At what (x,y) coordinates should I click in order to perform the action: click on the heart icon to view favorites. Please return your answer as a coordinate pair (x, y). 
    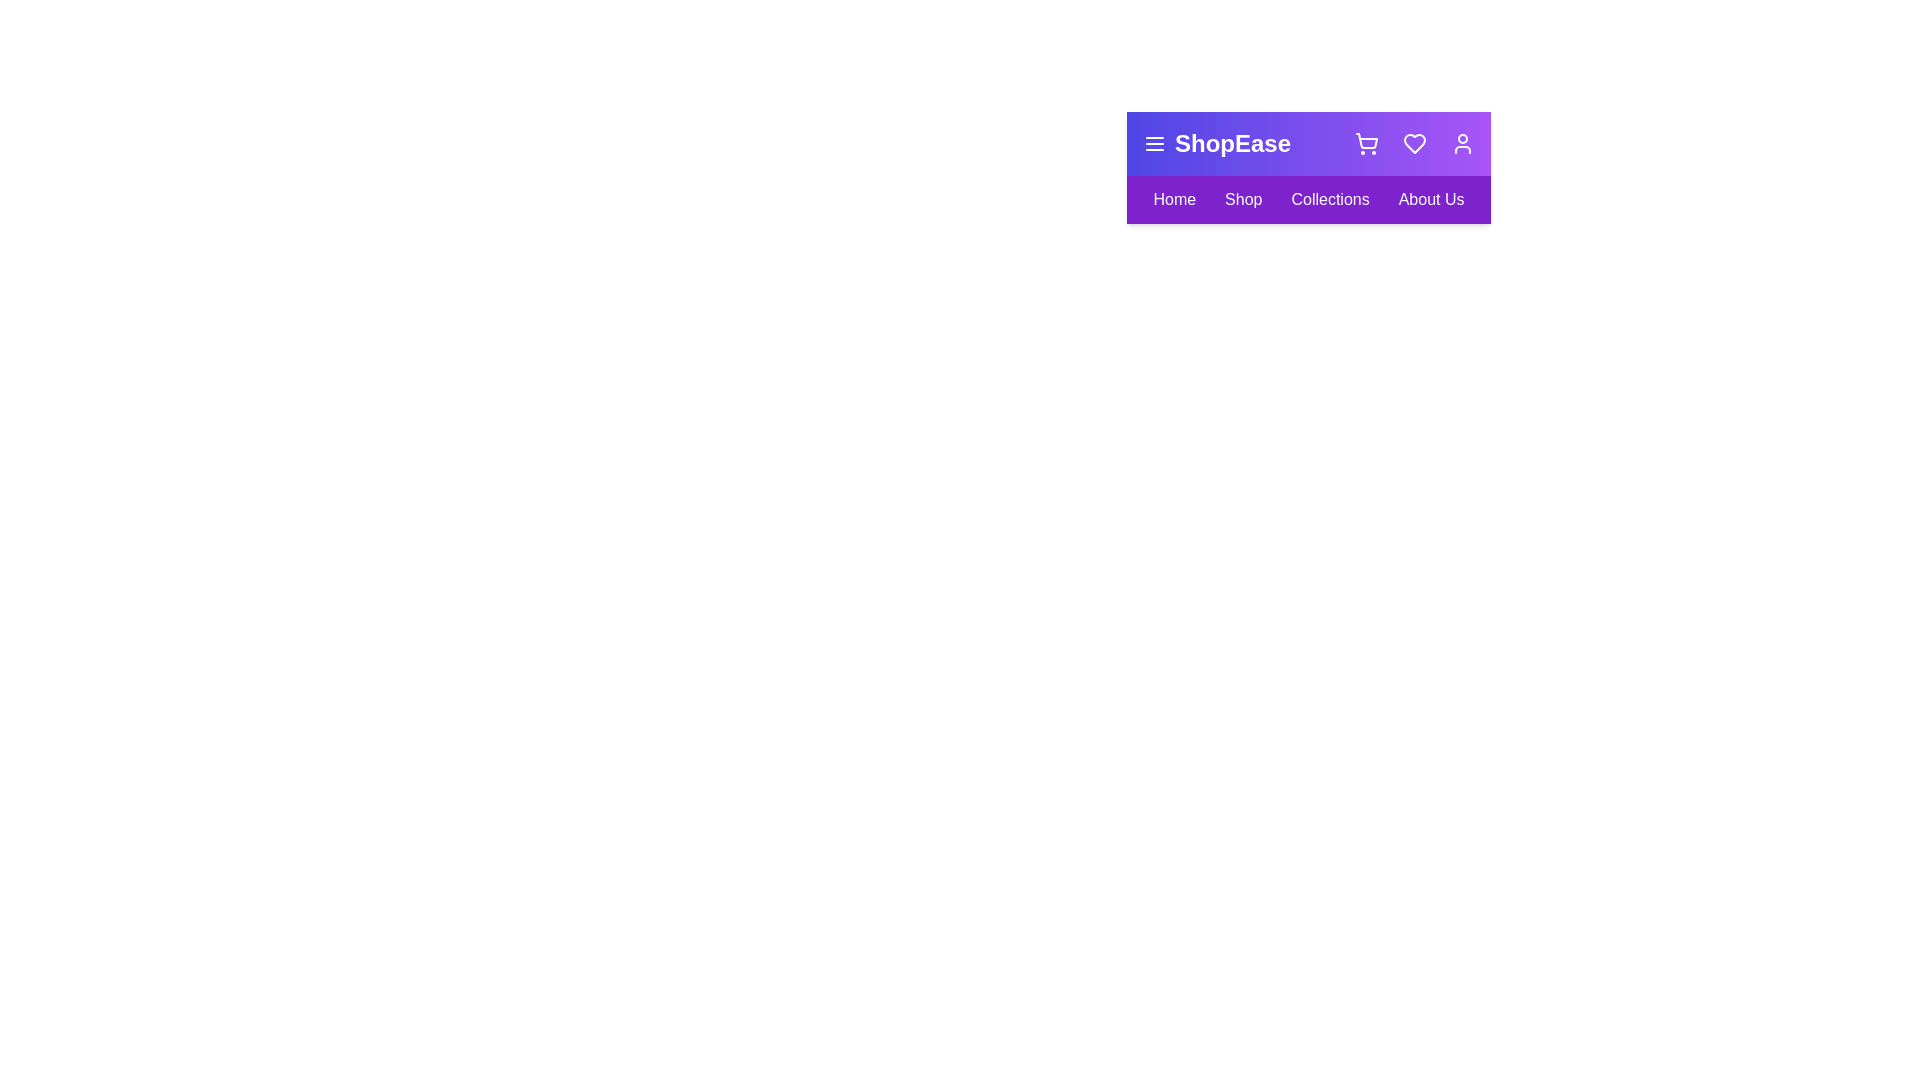
    Looking at the image, I should click on (1414, 142).